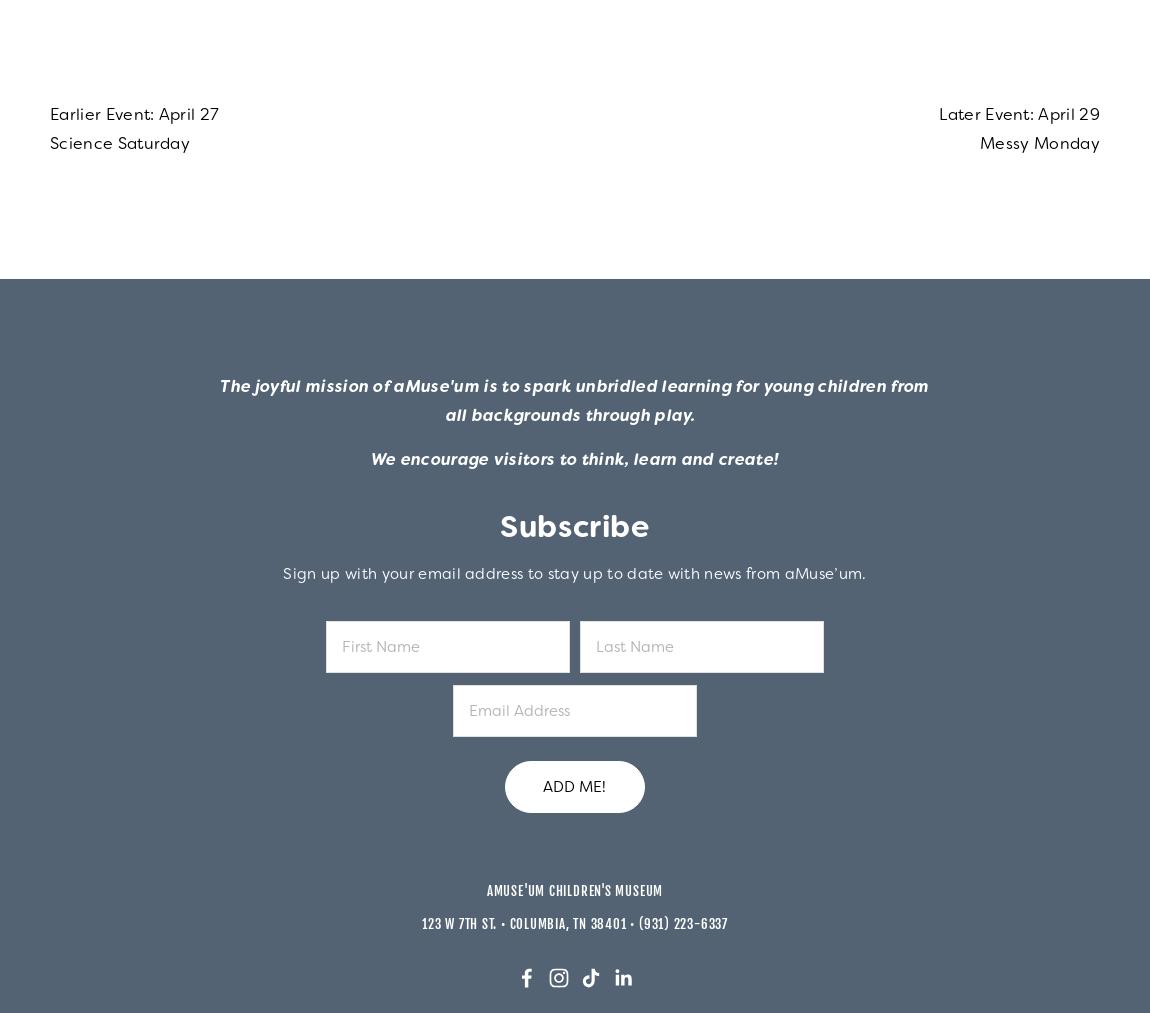  What do you see at coordinates (575, 400) in the screenshot?
I see `'The joyful mission of aMuse'um is to spark unbridled learning for young children from all backgrounds through play.'` at bounding box center [575, 400].